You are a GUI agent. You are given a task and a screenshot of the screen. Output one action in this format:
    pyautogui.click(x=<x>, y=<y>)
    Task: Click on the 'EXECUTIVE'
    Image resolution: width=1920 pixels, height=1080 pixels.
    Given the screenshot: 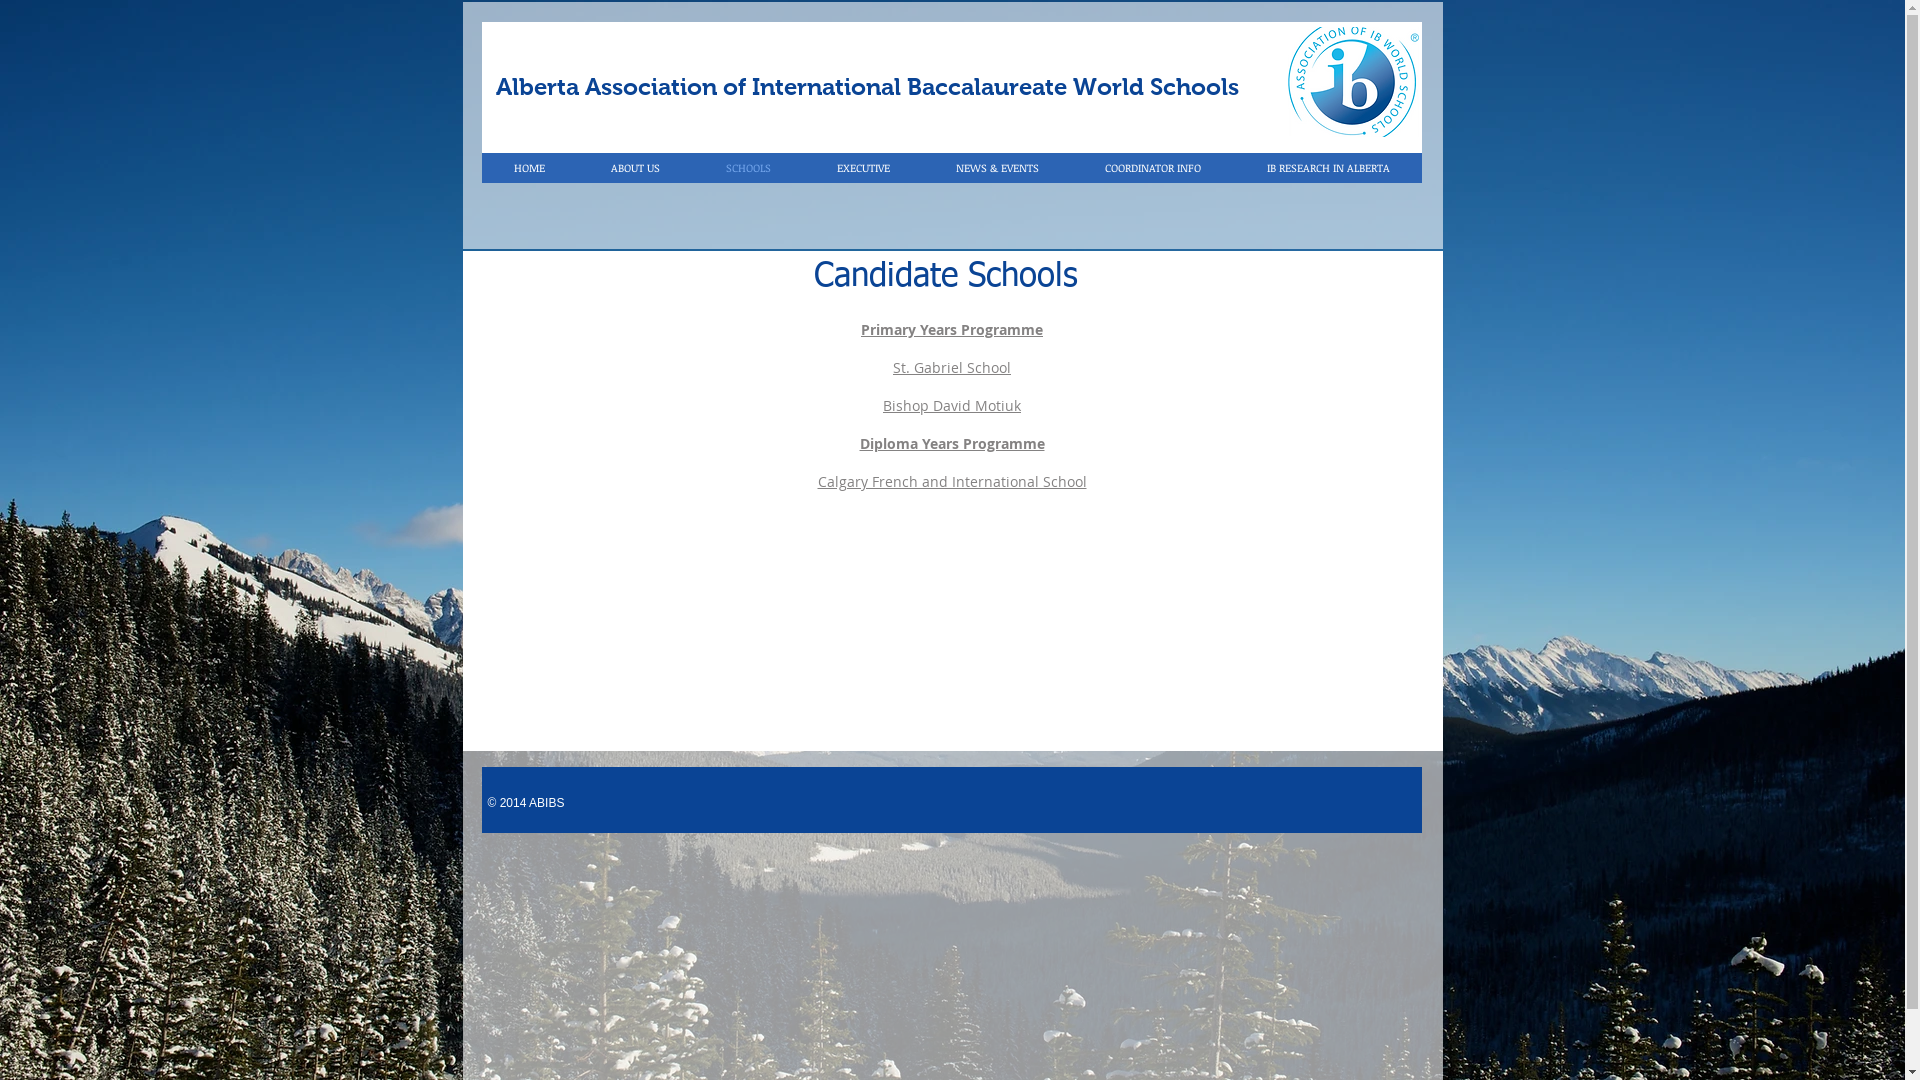 What is the action you would take?
    pyautogui.click(x=863, y=167)
    